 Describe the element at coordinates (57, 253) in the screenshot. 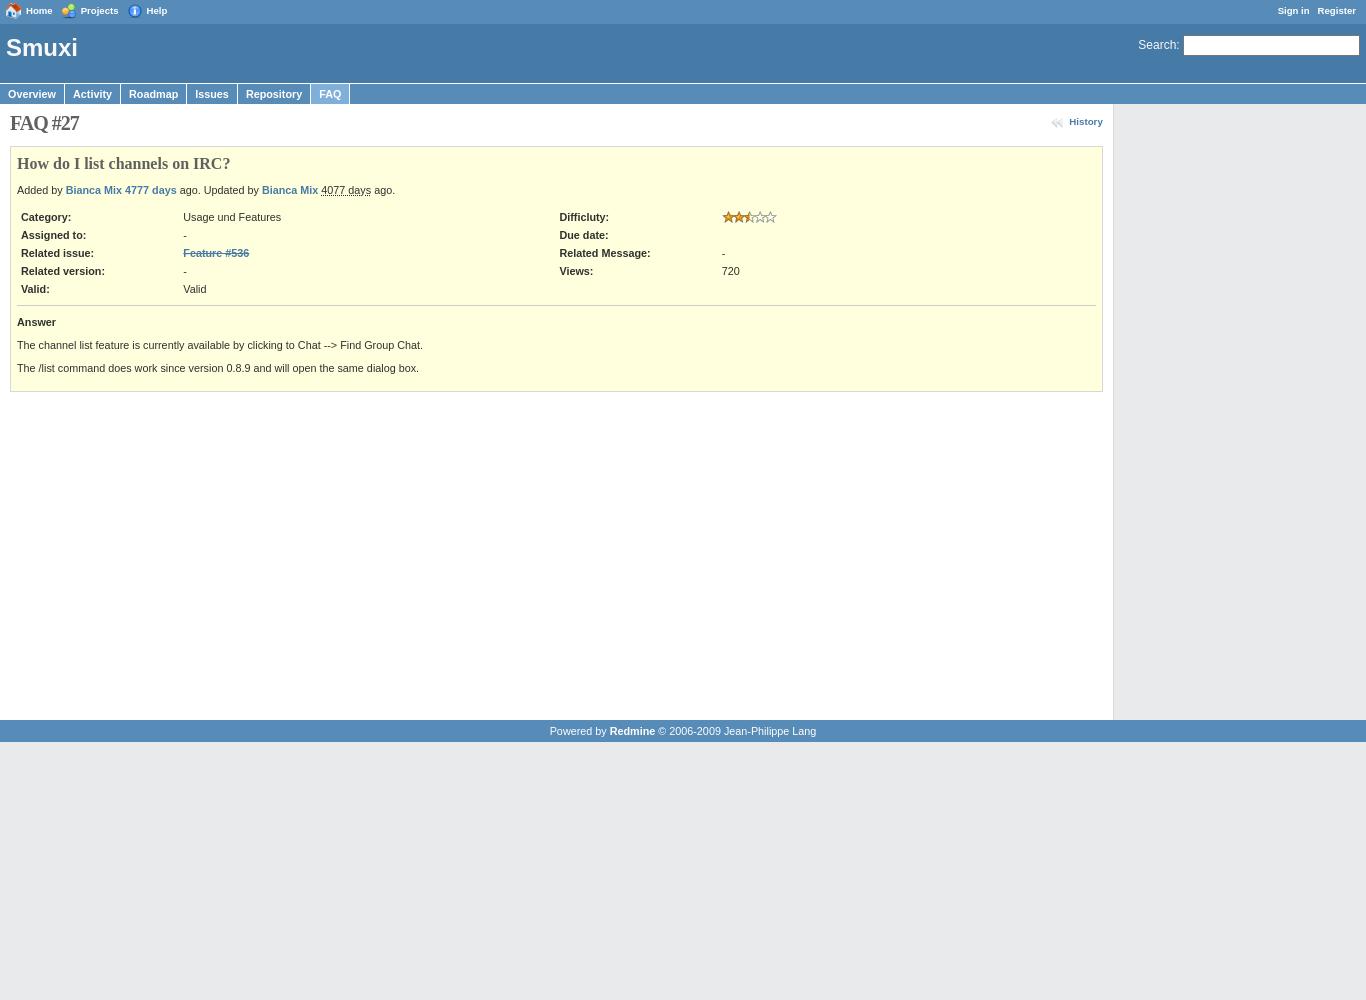

I see `'Related issue:'` at that location.